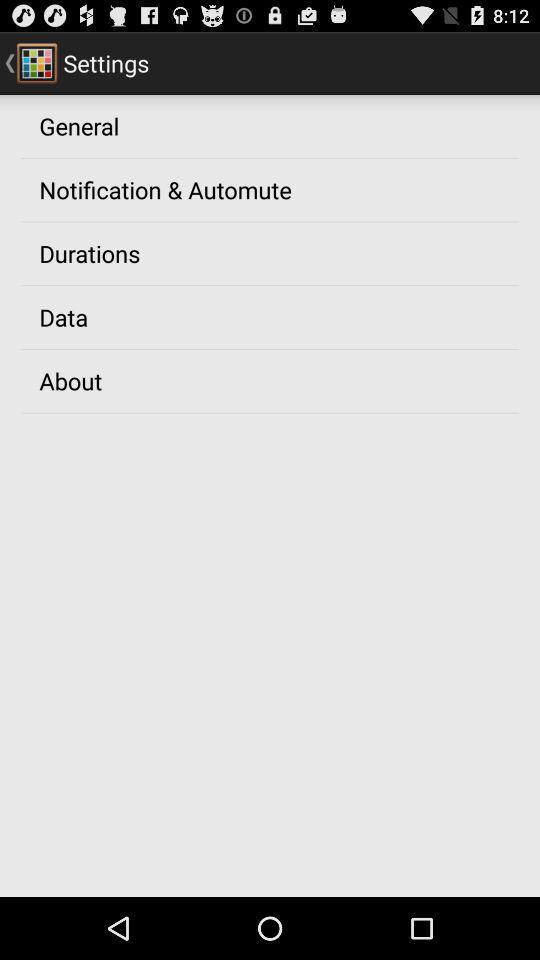 This screenshot has height=960, width=540. What do you see at coordinates (69, 379) in the screenshot?
I see `the app below data` at bounding box center [69, 379].